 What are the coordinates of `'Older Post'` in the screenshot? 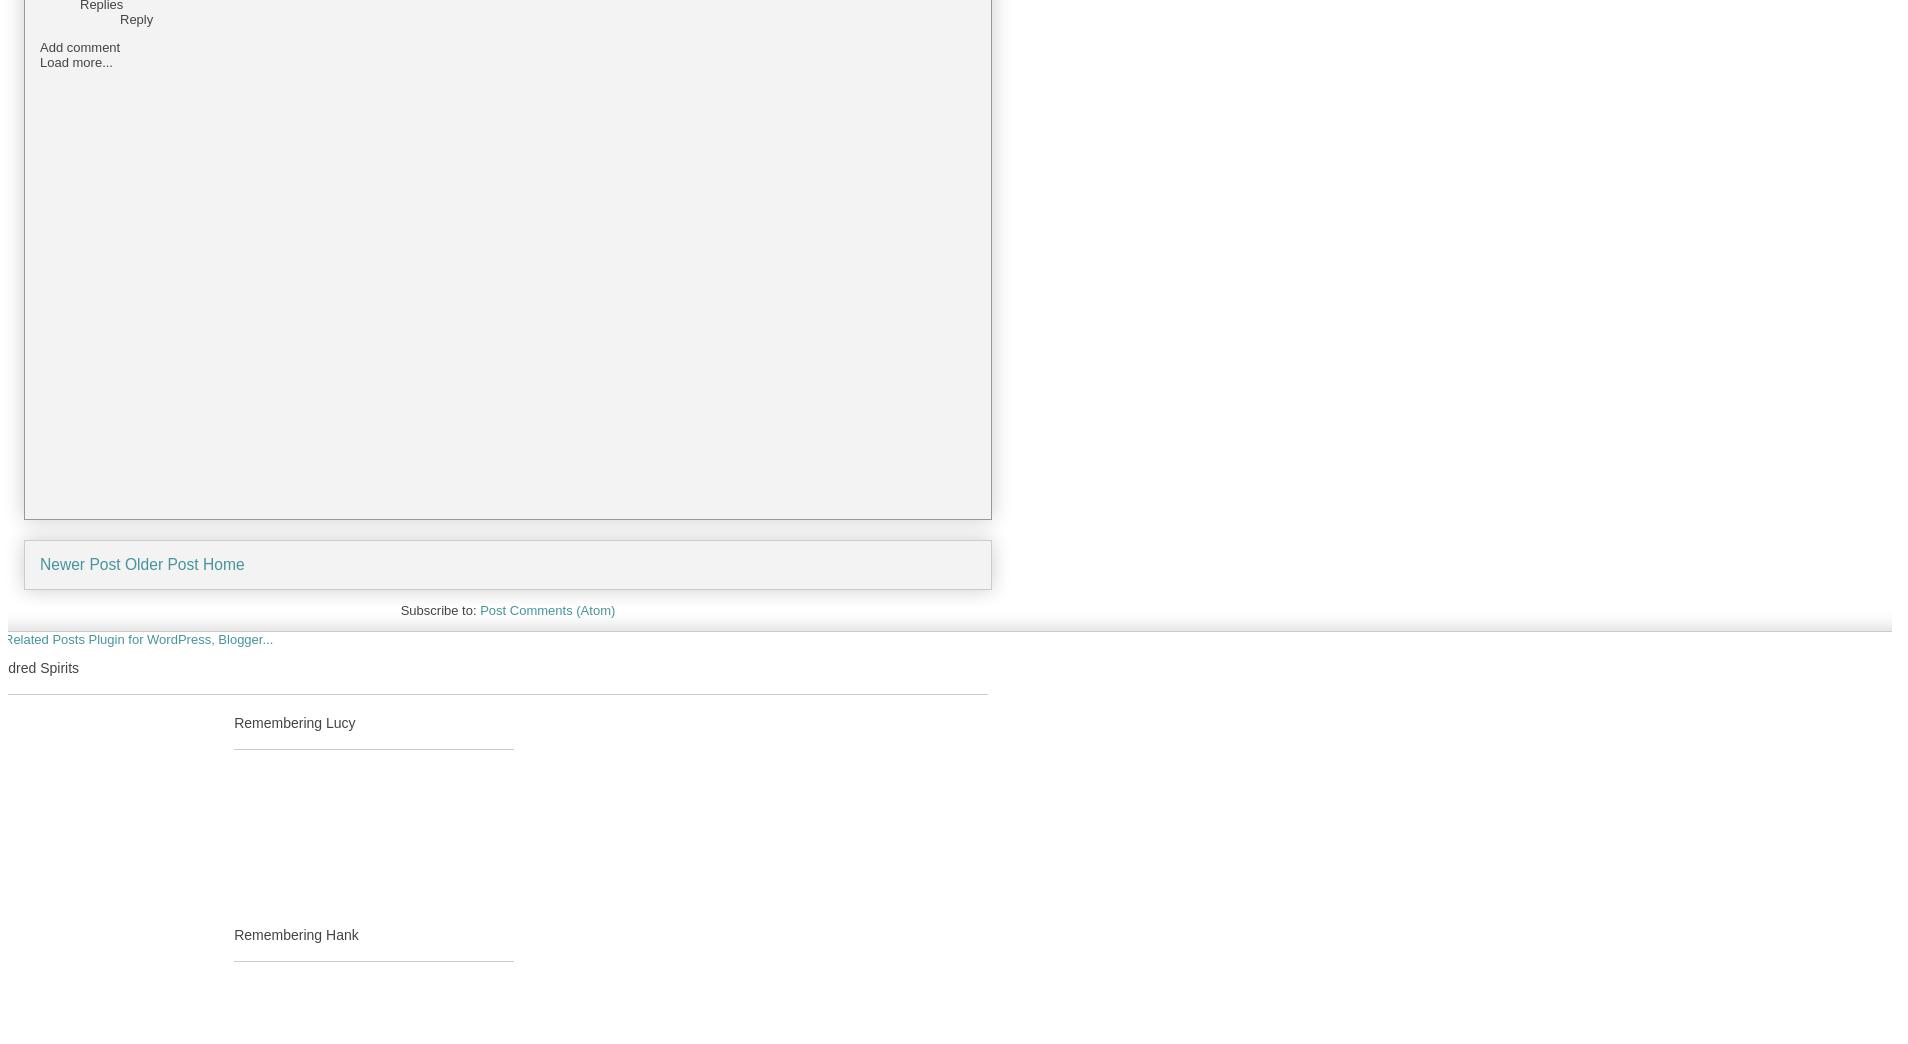 It's located at (160, 563).